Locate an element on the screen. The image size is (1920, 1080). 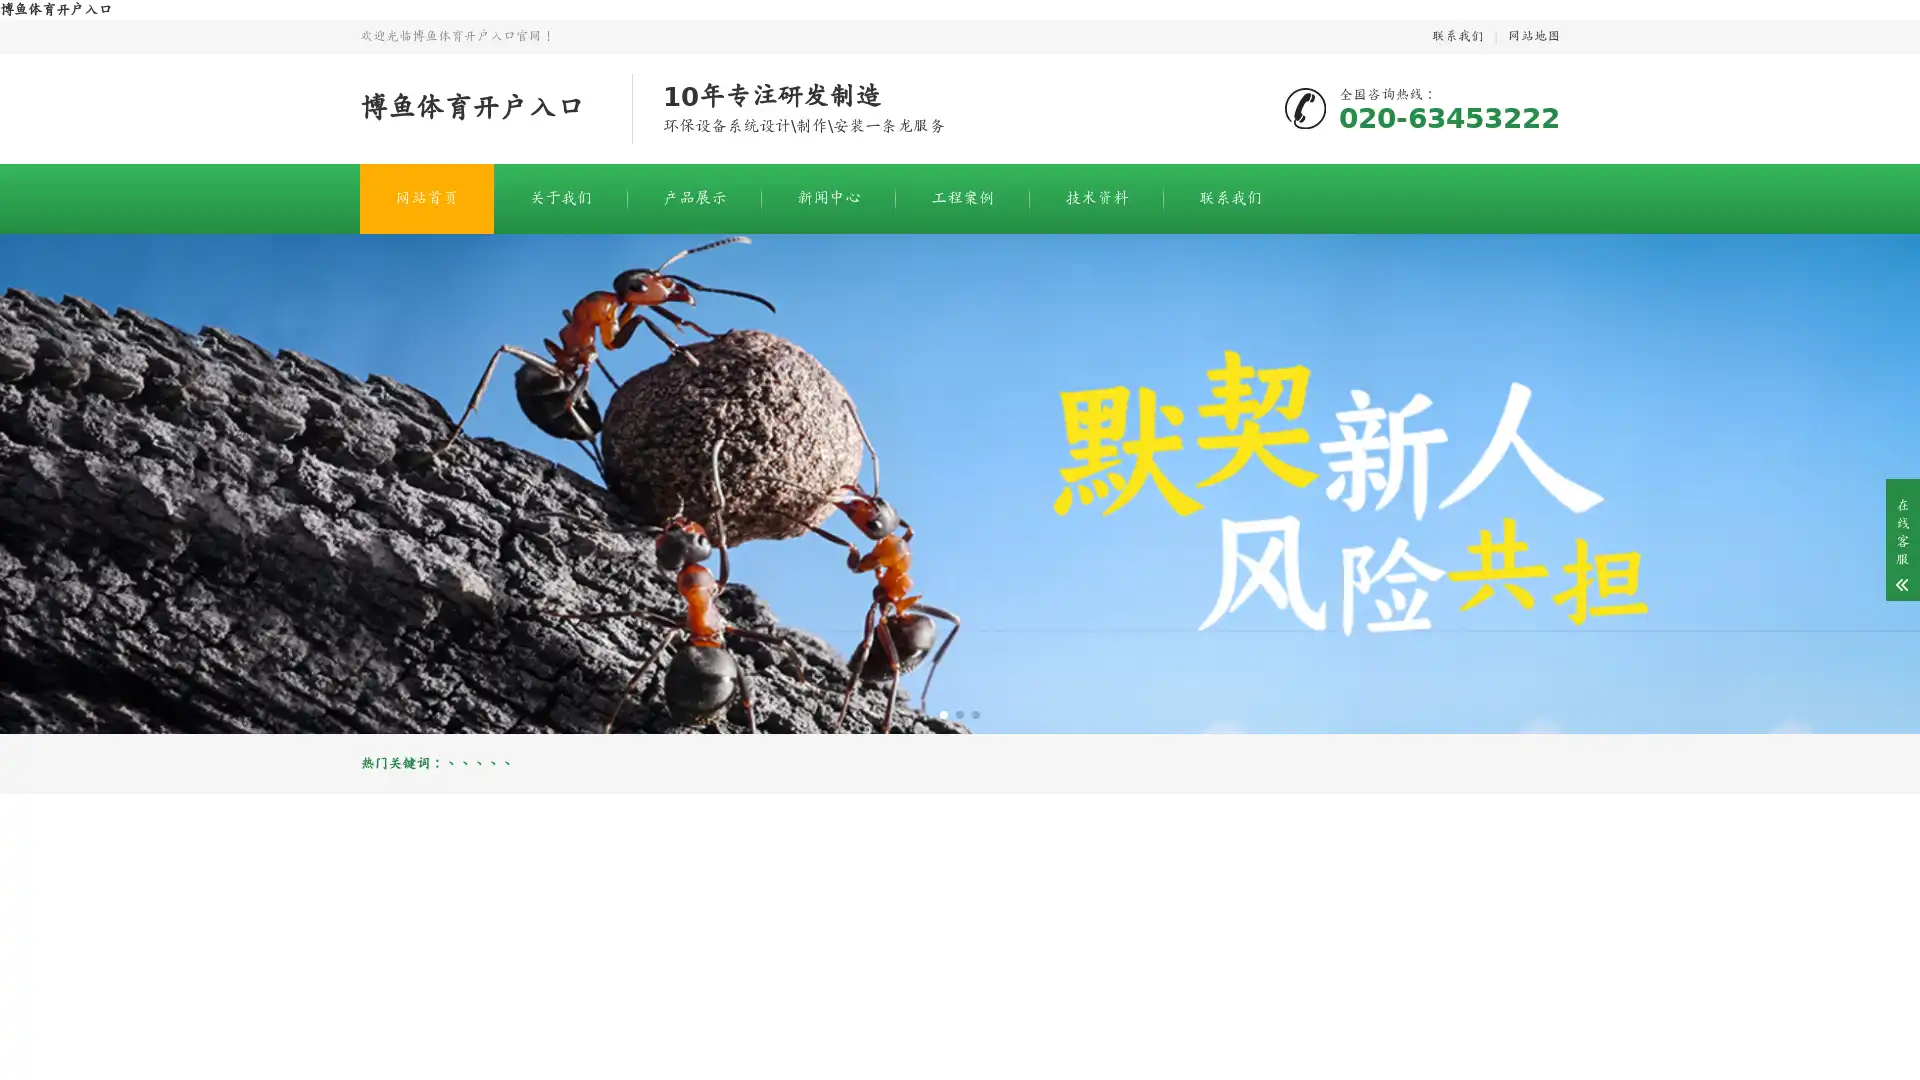
Go to slide 3 is located at coordinates (975, 713).